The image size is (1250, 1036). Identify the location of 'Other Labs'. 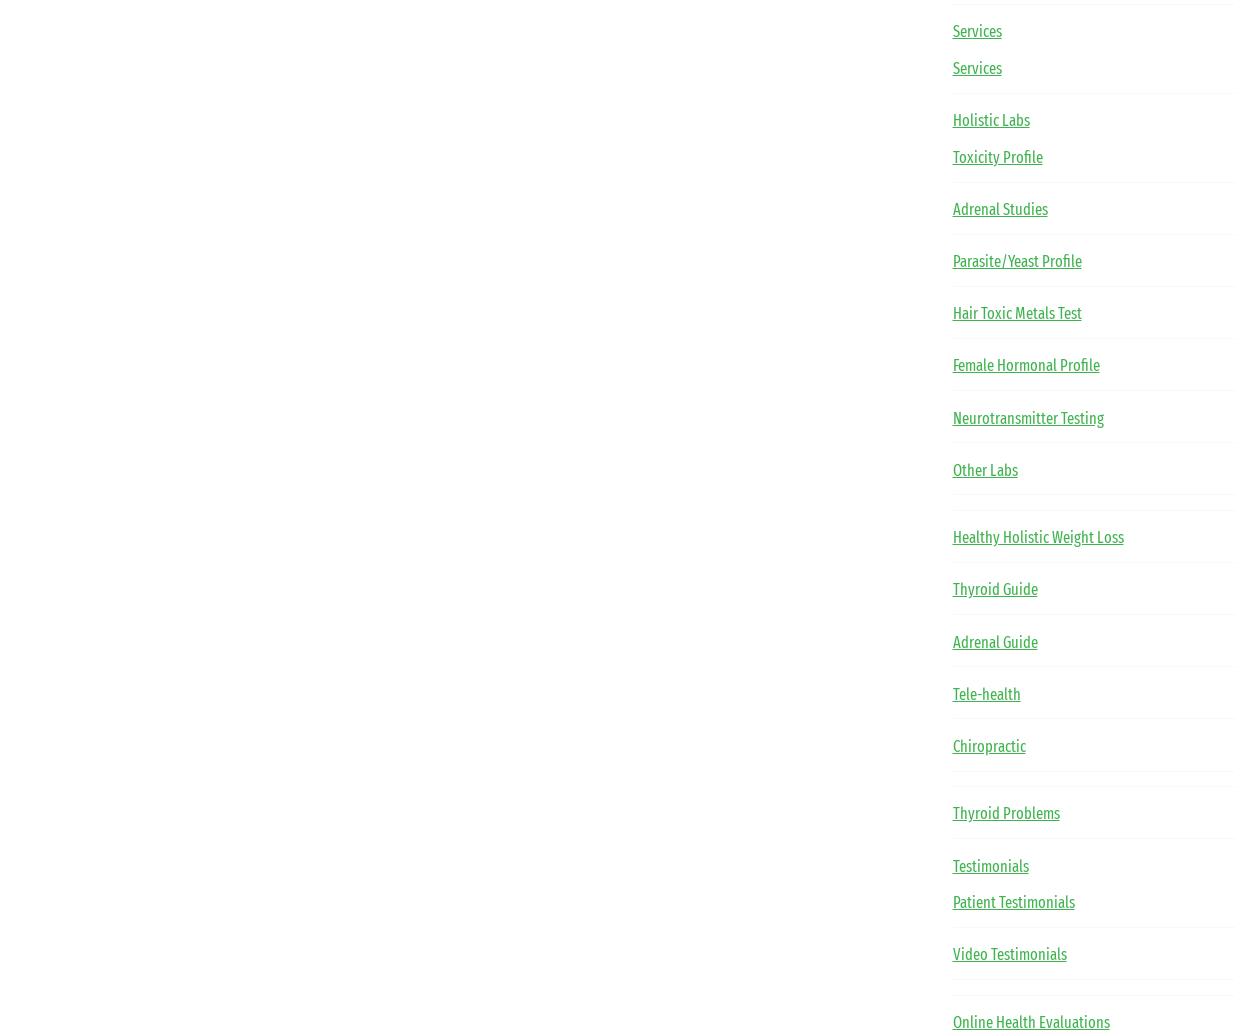
(983, 469).